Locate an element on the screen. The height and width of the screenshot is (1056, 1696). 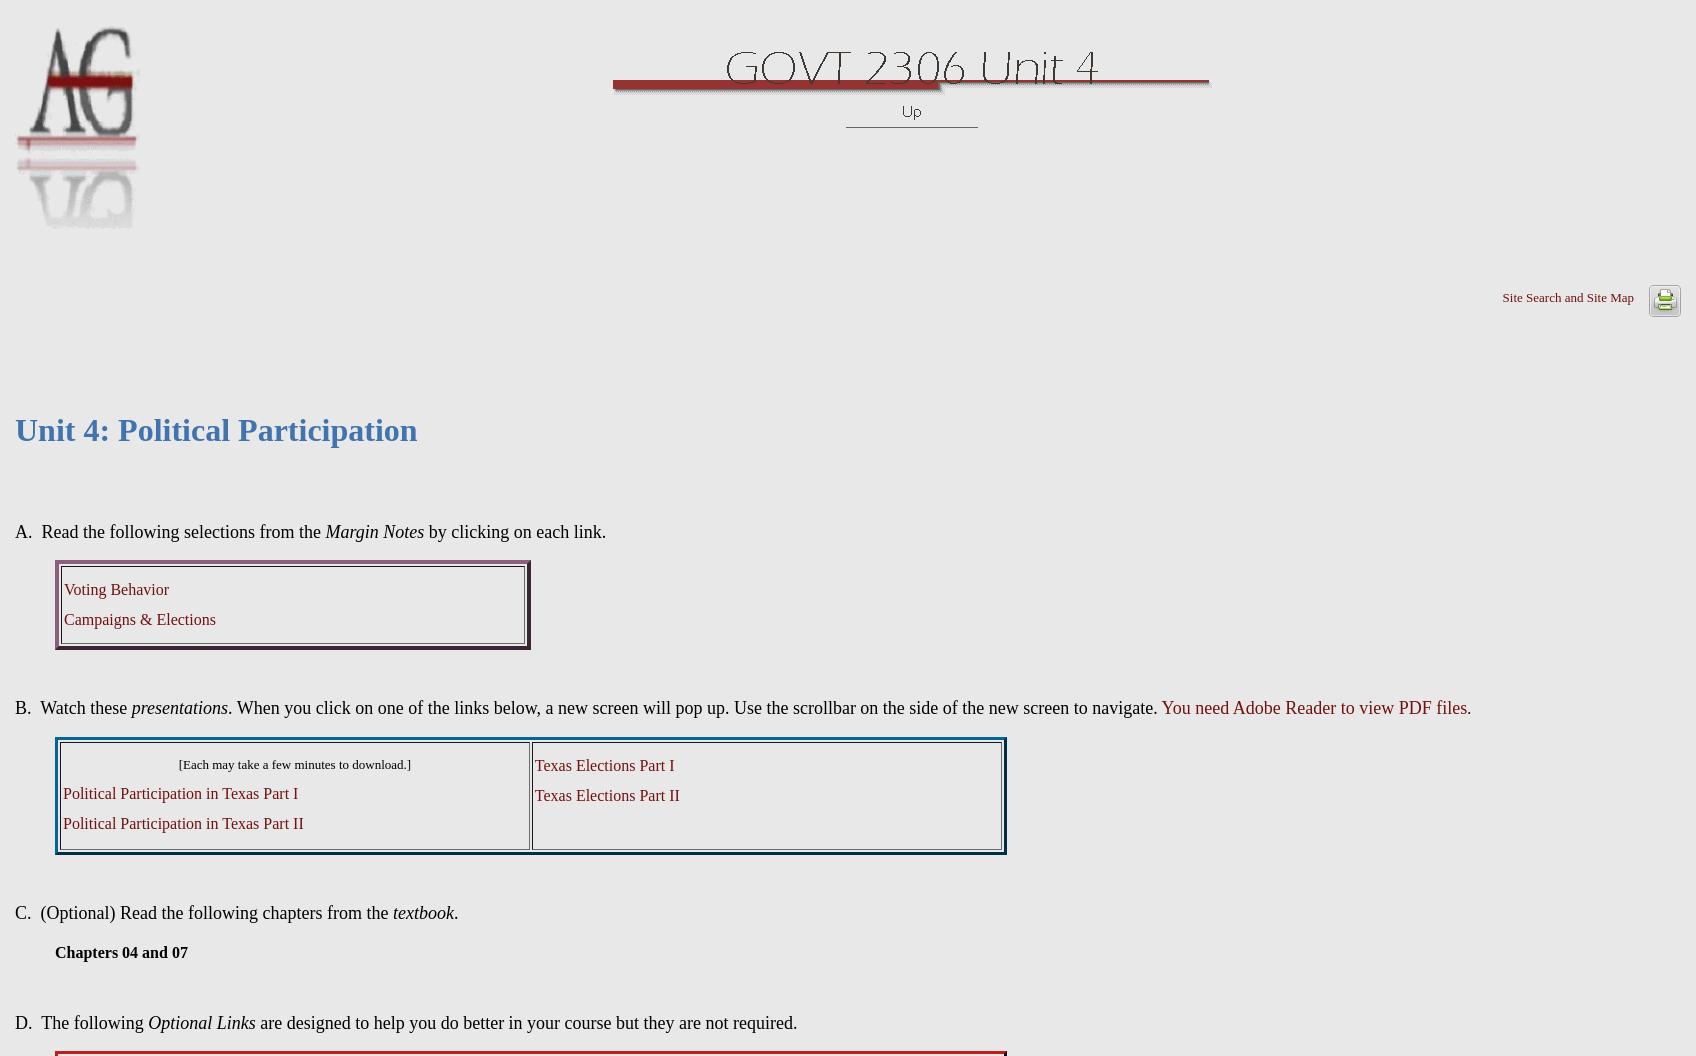
'B.  Watch these' is located at coordinates (71, 708).